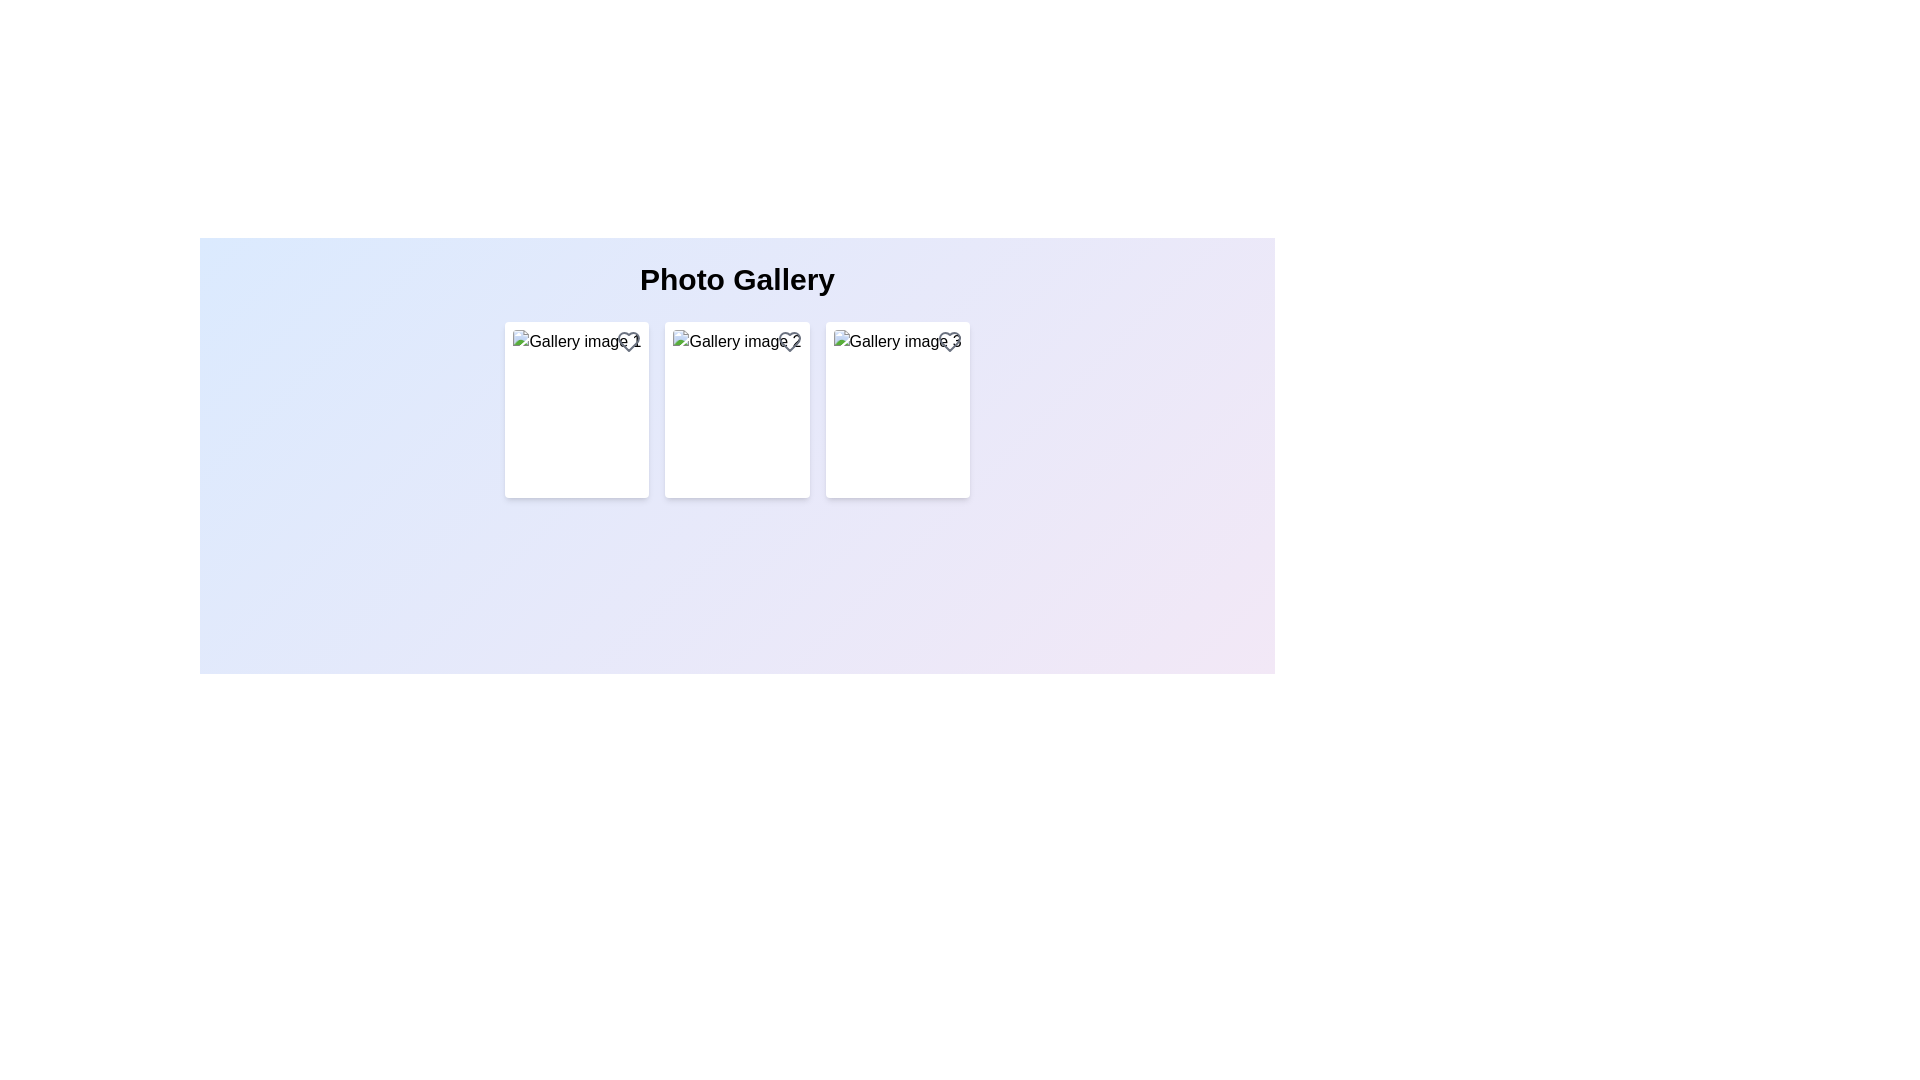 This screenshot has height=1080, width=1920. What do you see at coordinates (788, 341) in the screenshot?
I see `the heart-shaped icon located at the top-right corner of the second gallery item, which turns red when hovered over` at bounding box center [788, 341].